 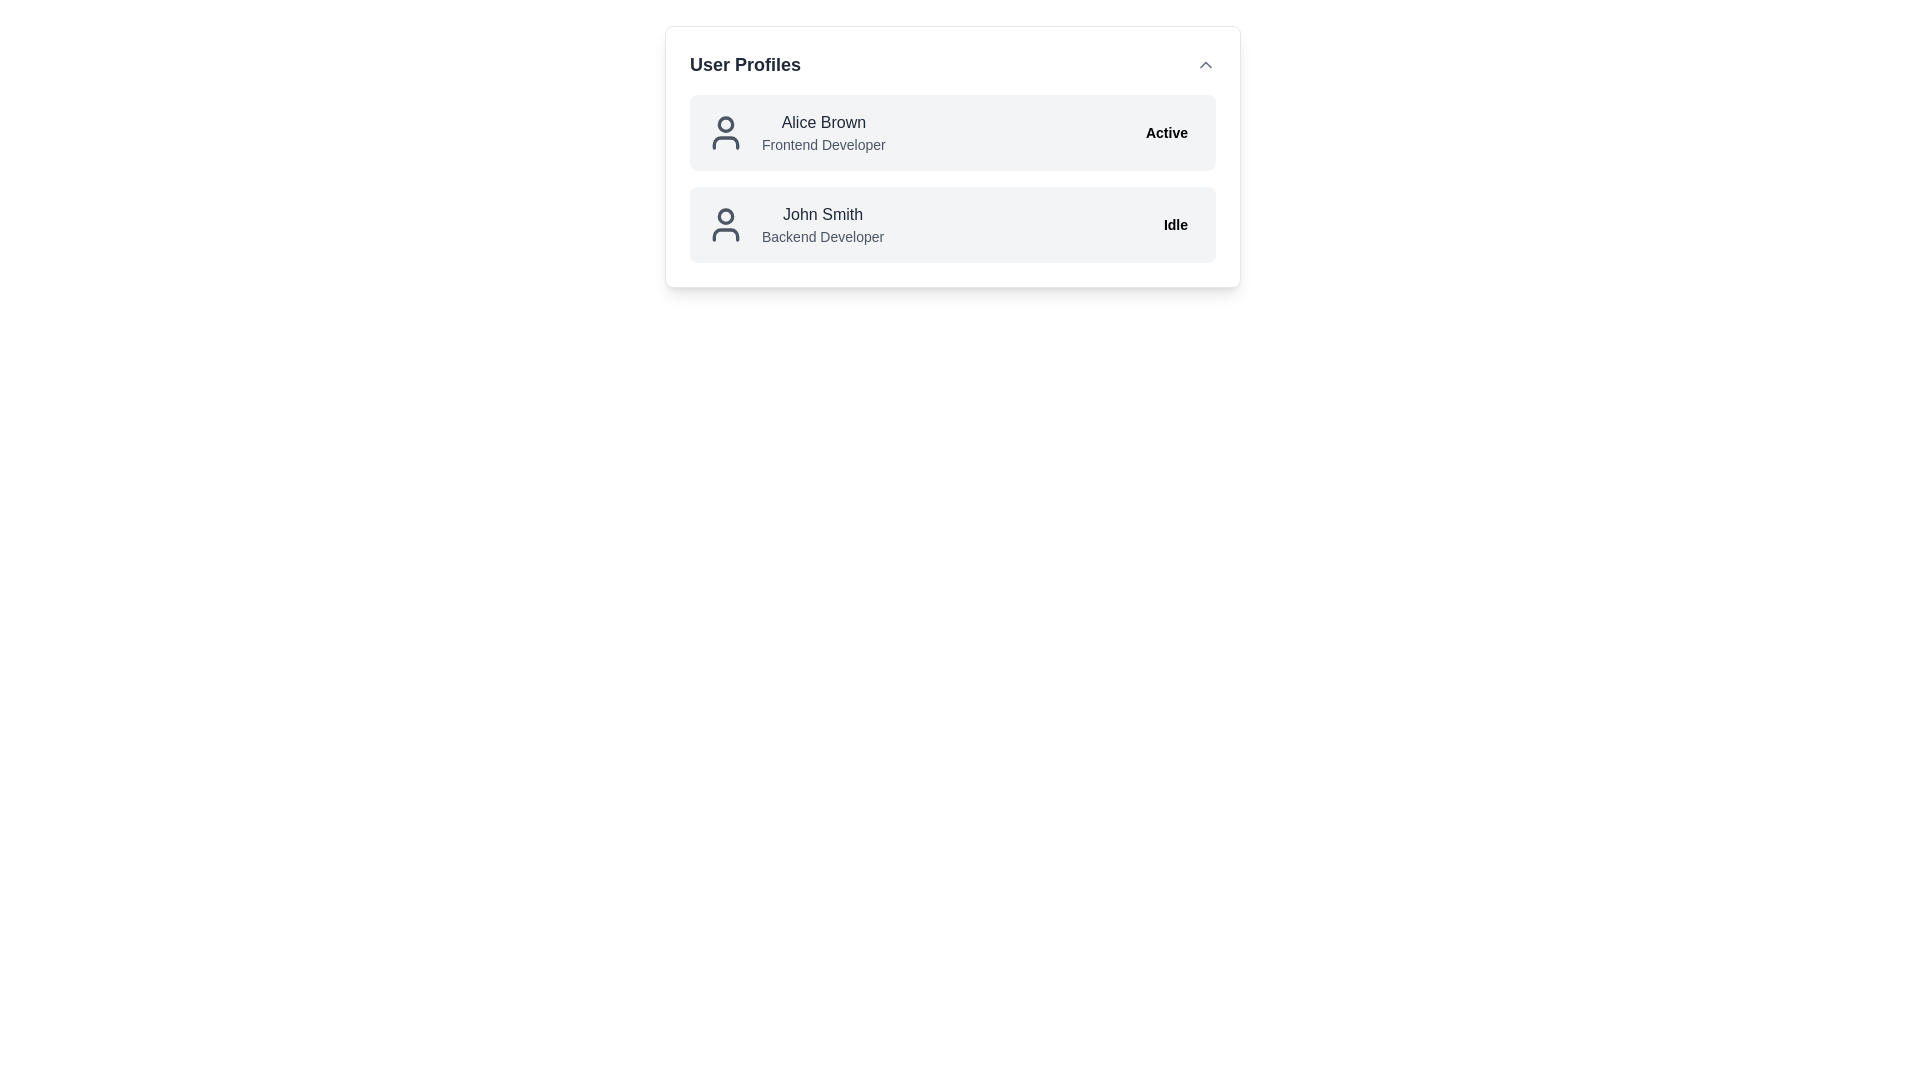 I want to click on text displayed on the status label indicating the profile status of 'Alice Brown, Frontend Developer', so click(x=1166, y=132).